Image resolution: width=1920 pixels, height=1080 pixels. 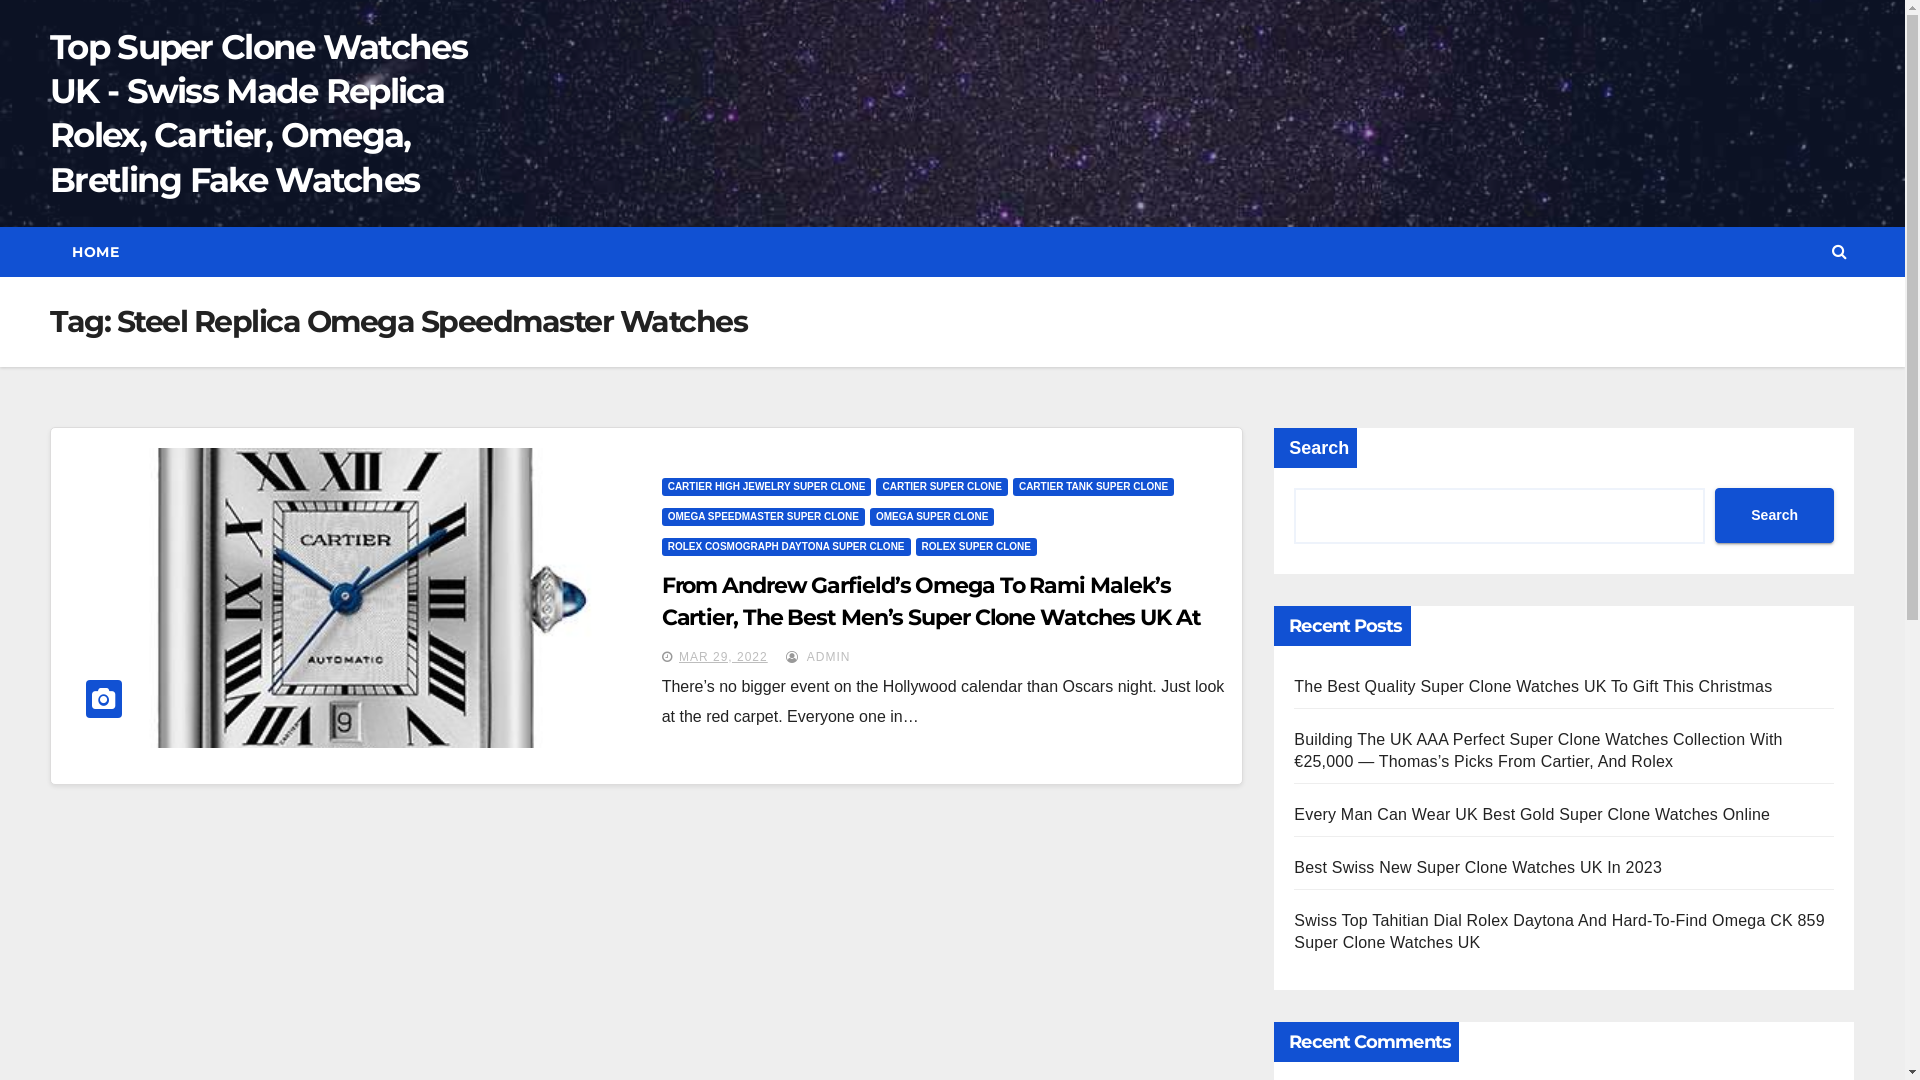 I want to click on 'CARTIER SUPER CLONE', so click(x=875, y=486).